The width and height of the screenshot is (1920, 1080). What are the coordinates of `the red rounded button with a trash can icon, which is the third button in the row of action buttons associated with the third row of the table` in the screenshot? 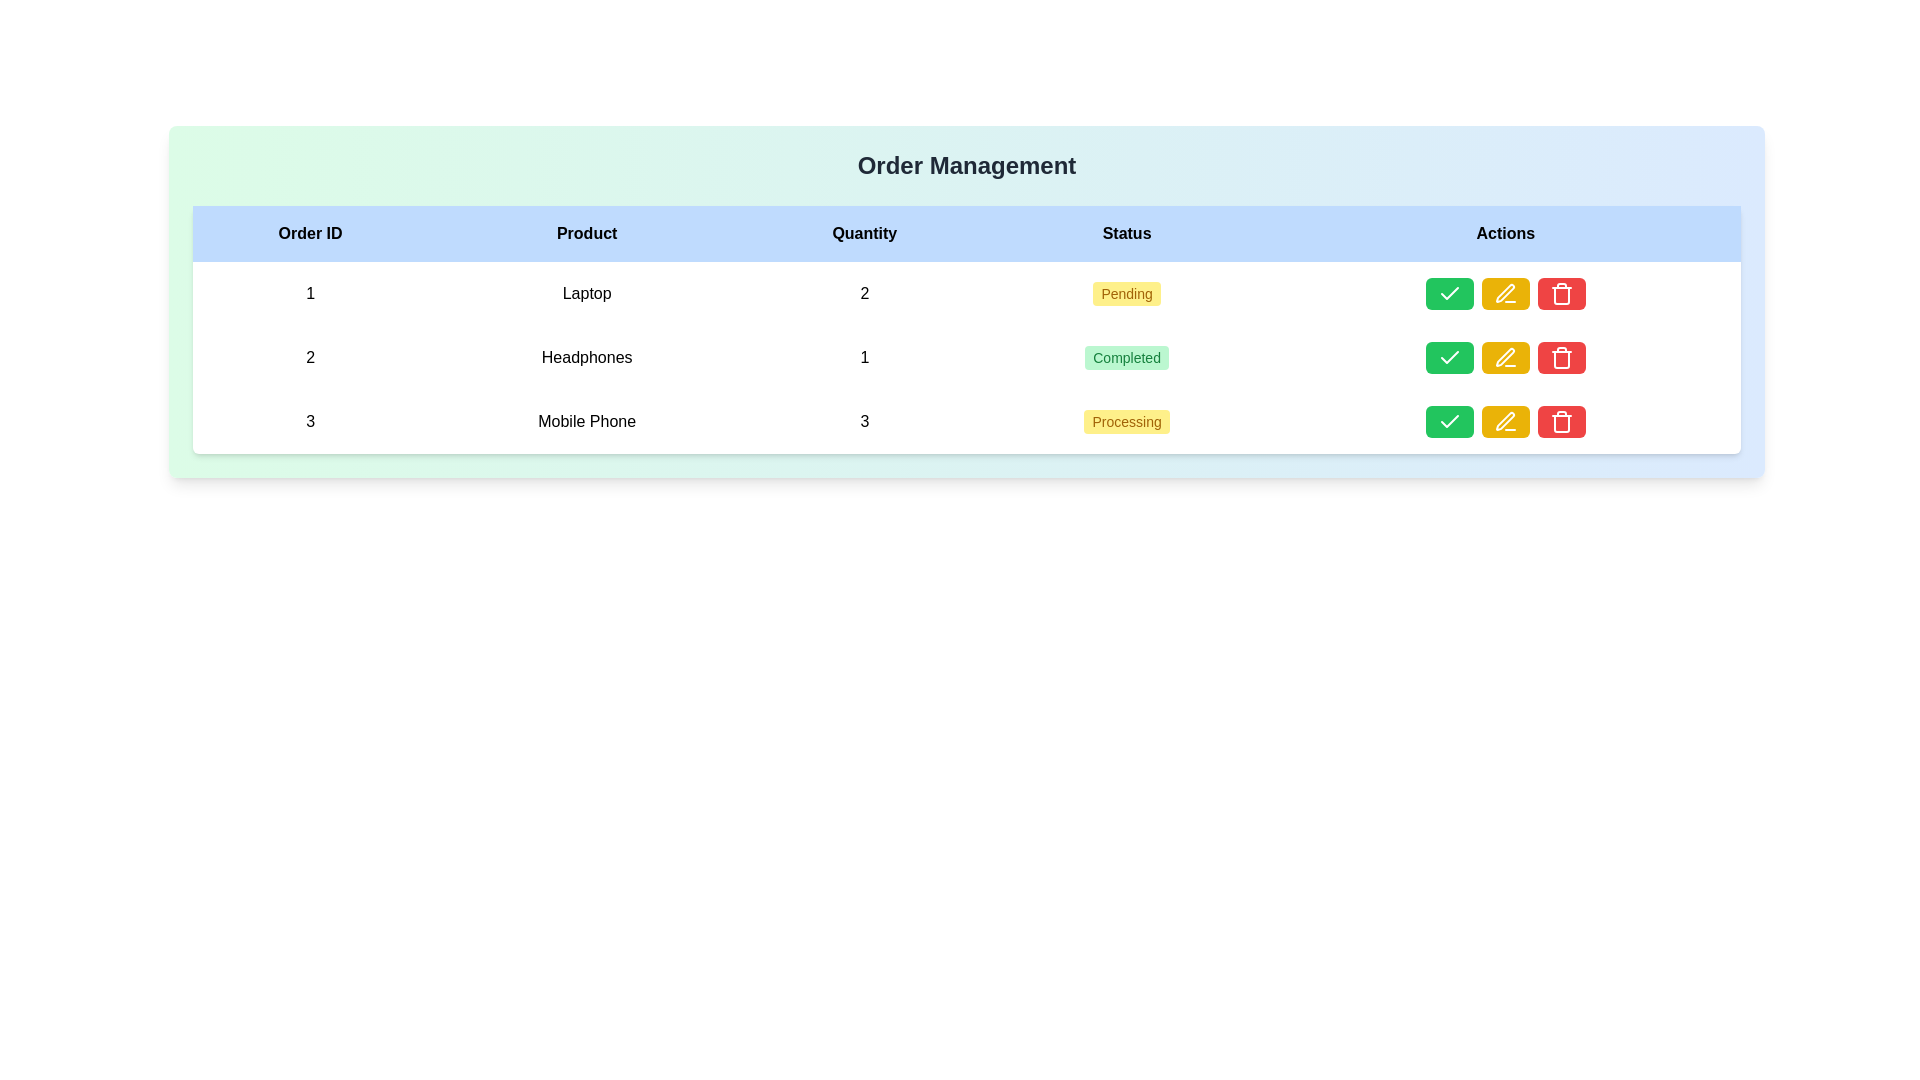 It's located at (1560, 357).